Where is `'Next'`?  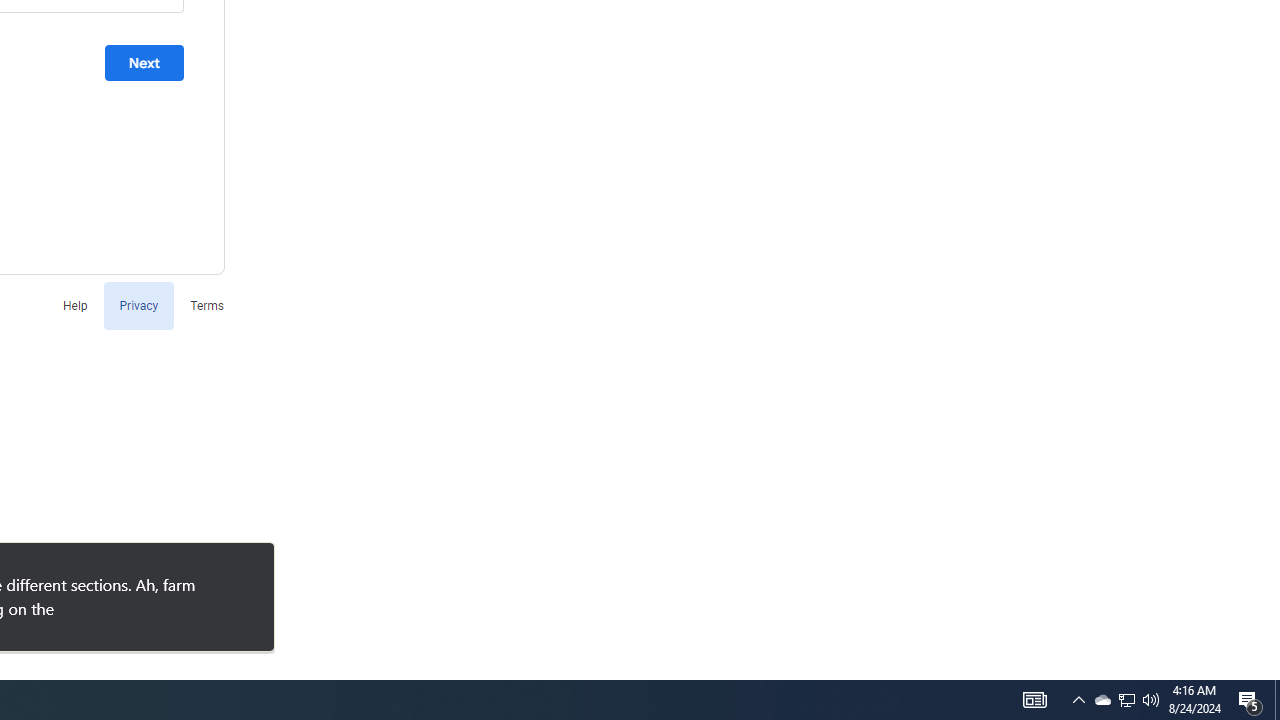
'Next' is located at coordinates (143, 62).